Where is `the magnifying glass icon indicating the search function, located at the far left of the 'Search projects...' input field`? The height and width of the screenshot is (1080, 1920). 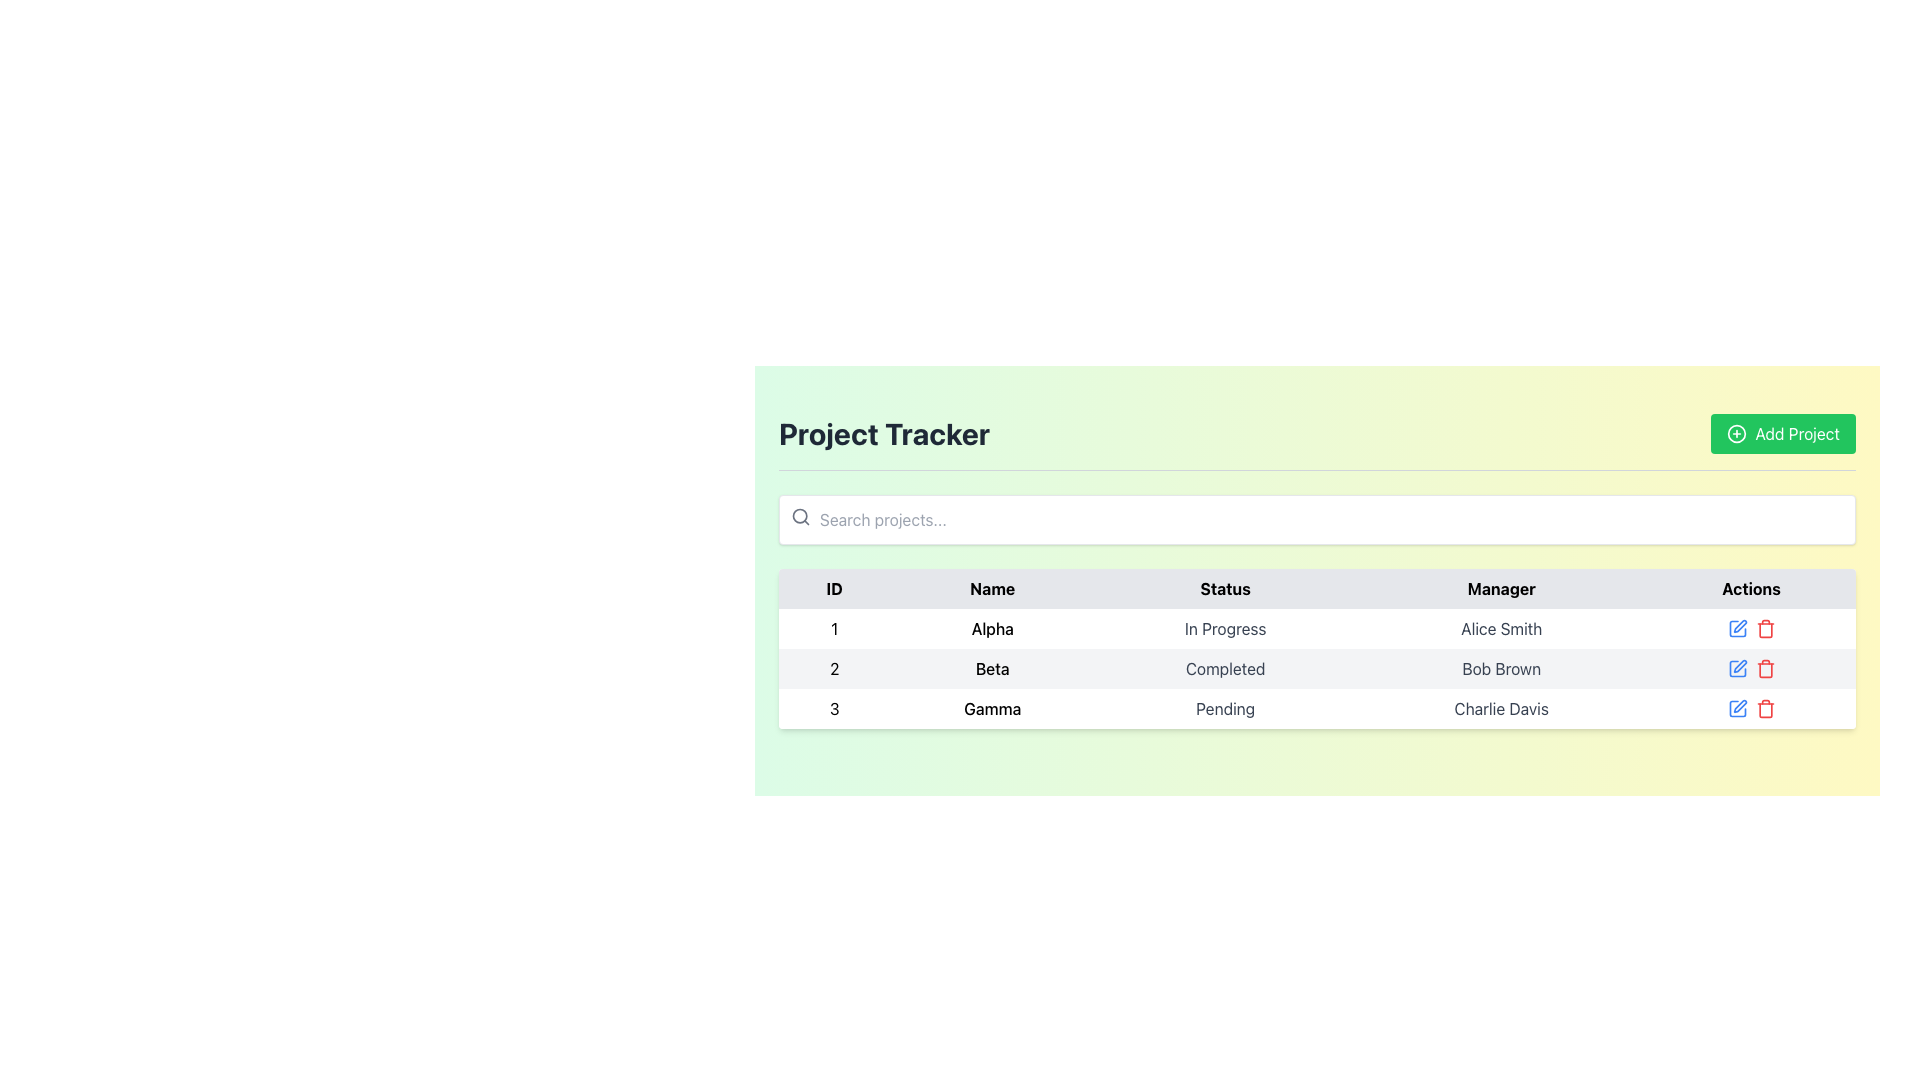
the magnifying glass icon indicating the search function, located at the far left of the 'Search projects...' input field is located at coordinates (801, 515).